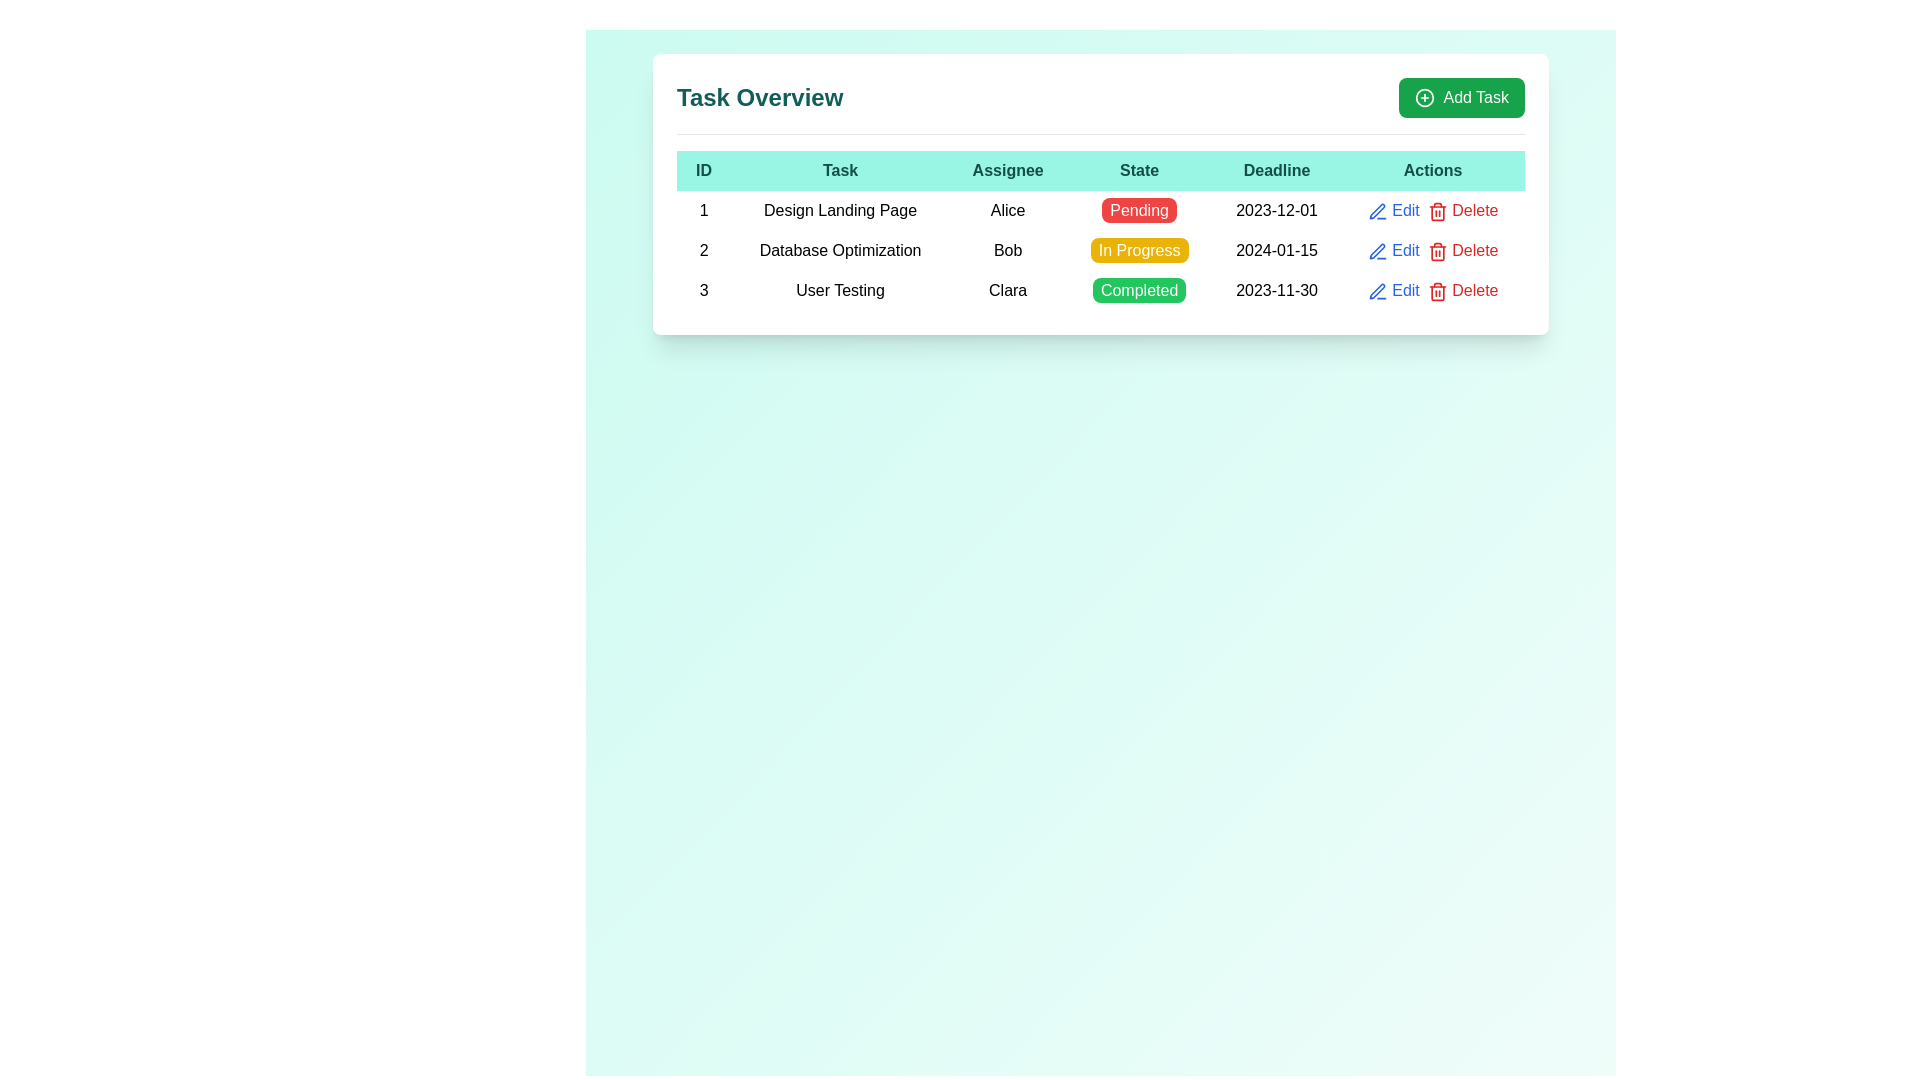 The height and width of the screenshot is (1080, 1920). Describe the element at coordinates (759, 97) in the screenshot. I see `the 'Task Overview' heading, which is a prominent text element in bold teal font, located at the top-left of the task management section` at that location.